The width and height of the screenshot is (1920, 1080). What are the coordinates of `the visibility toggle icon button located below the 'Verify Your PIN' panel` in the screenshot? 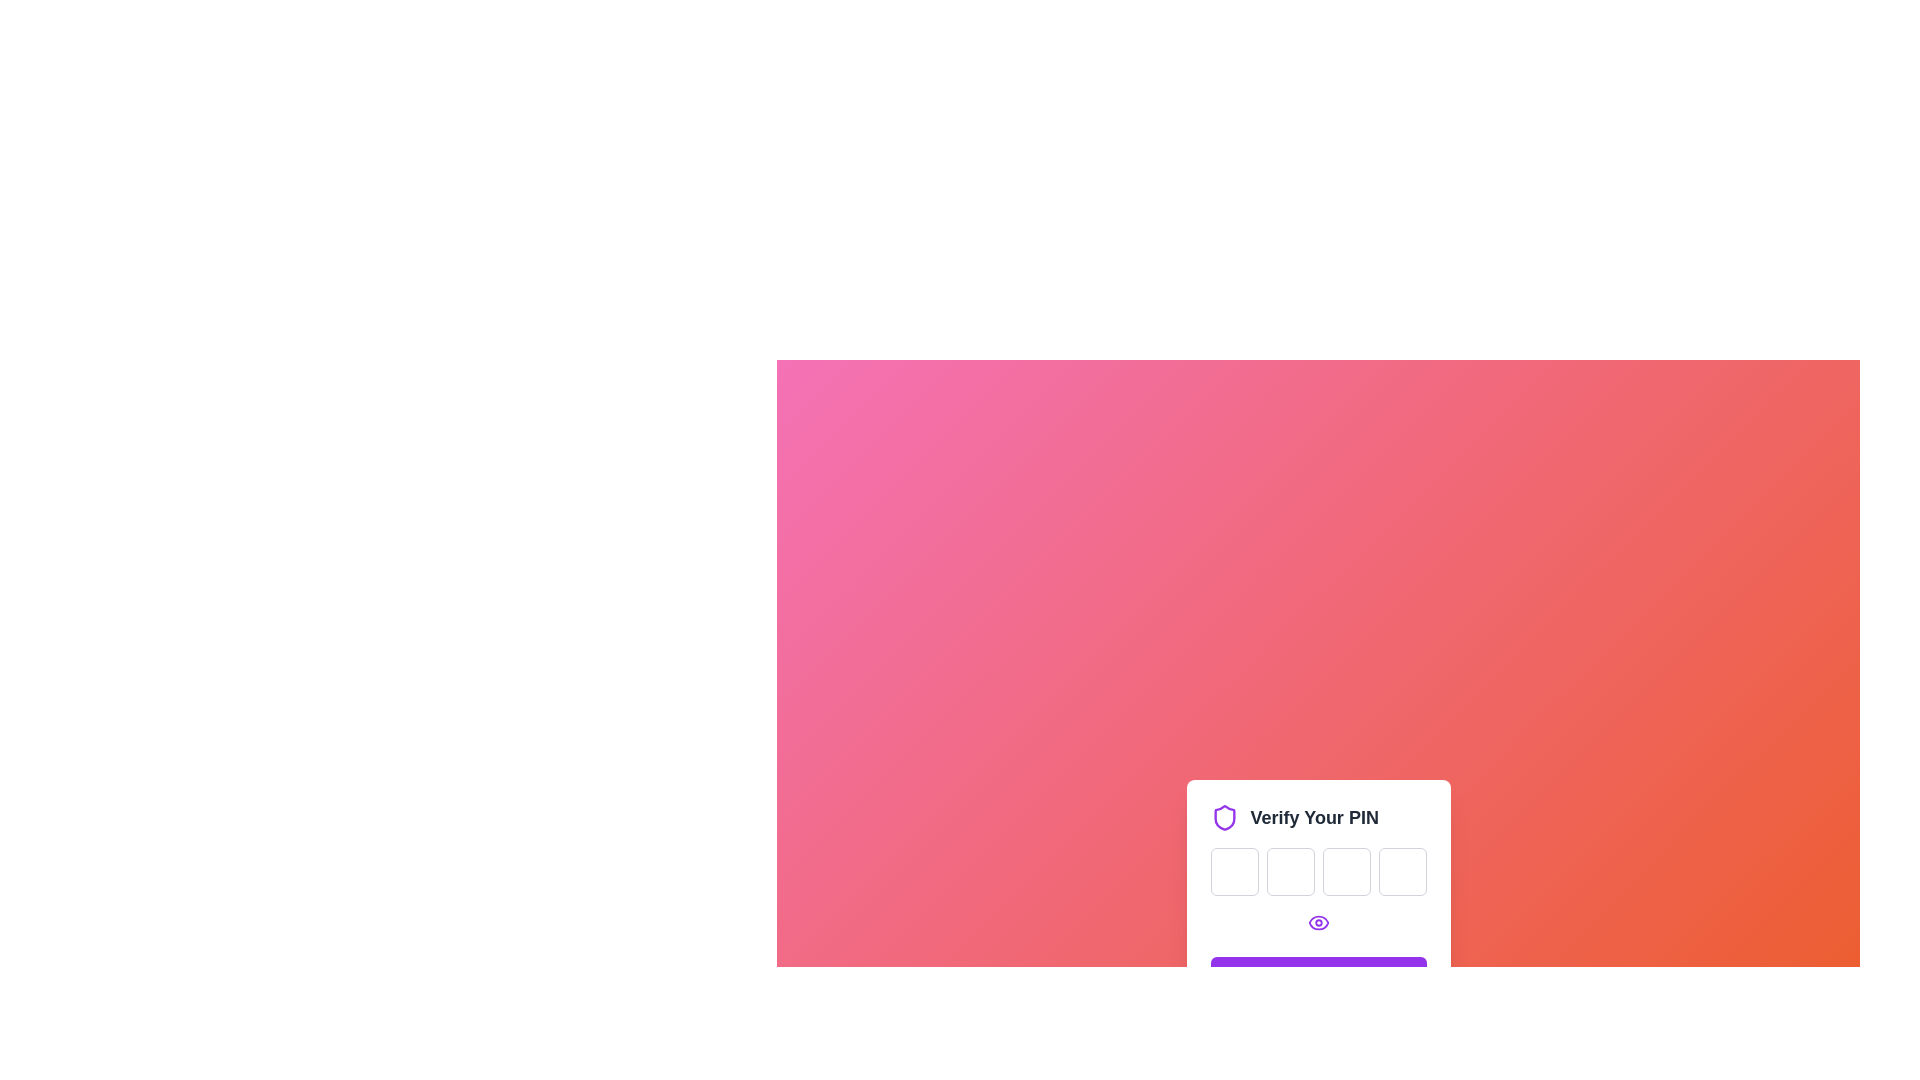 It's located at (1318, 922).